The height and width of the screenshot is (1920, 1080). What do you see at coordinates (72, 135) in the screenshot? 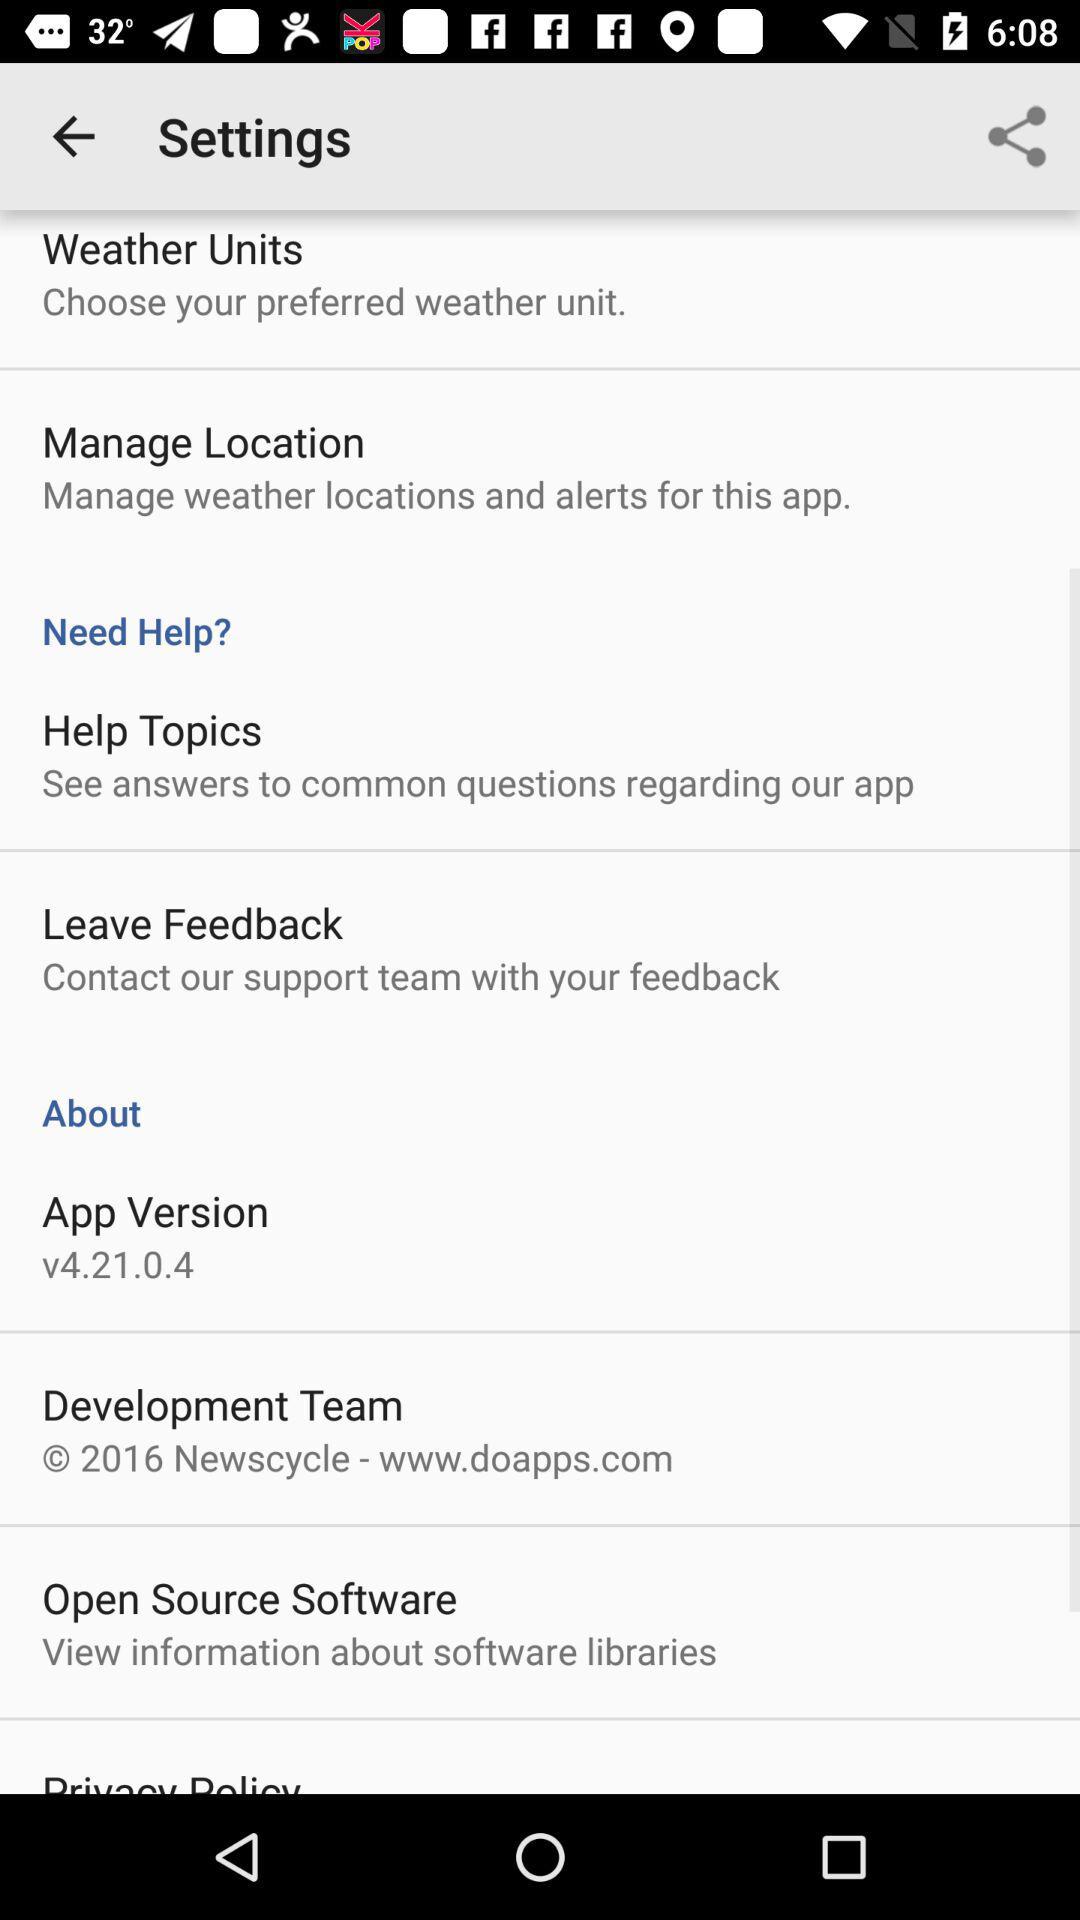
I see `icon above weather units` at bounding box center [72, 135].